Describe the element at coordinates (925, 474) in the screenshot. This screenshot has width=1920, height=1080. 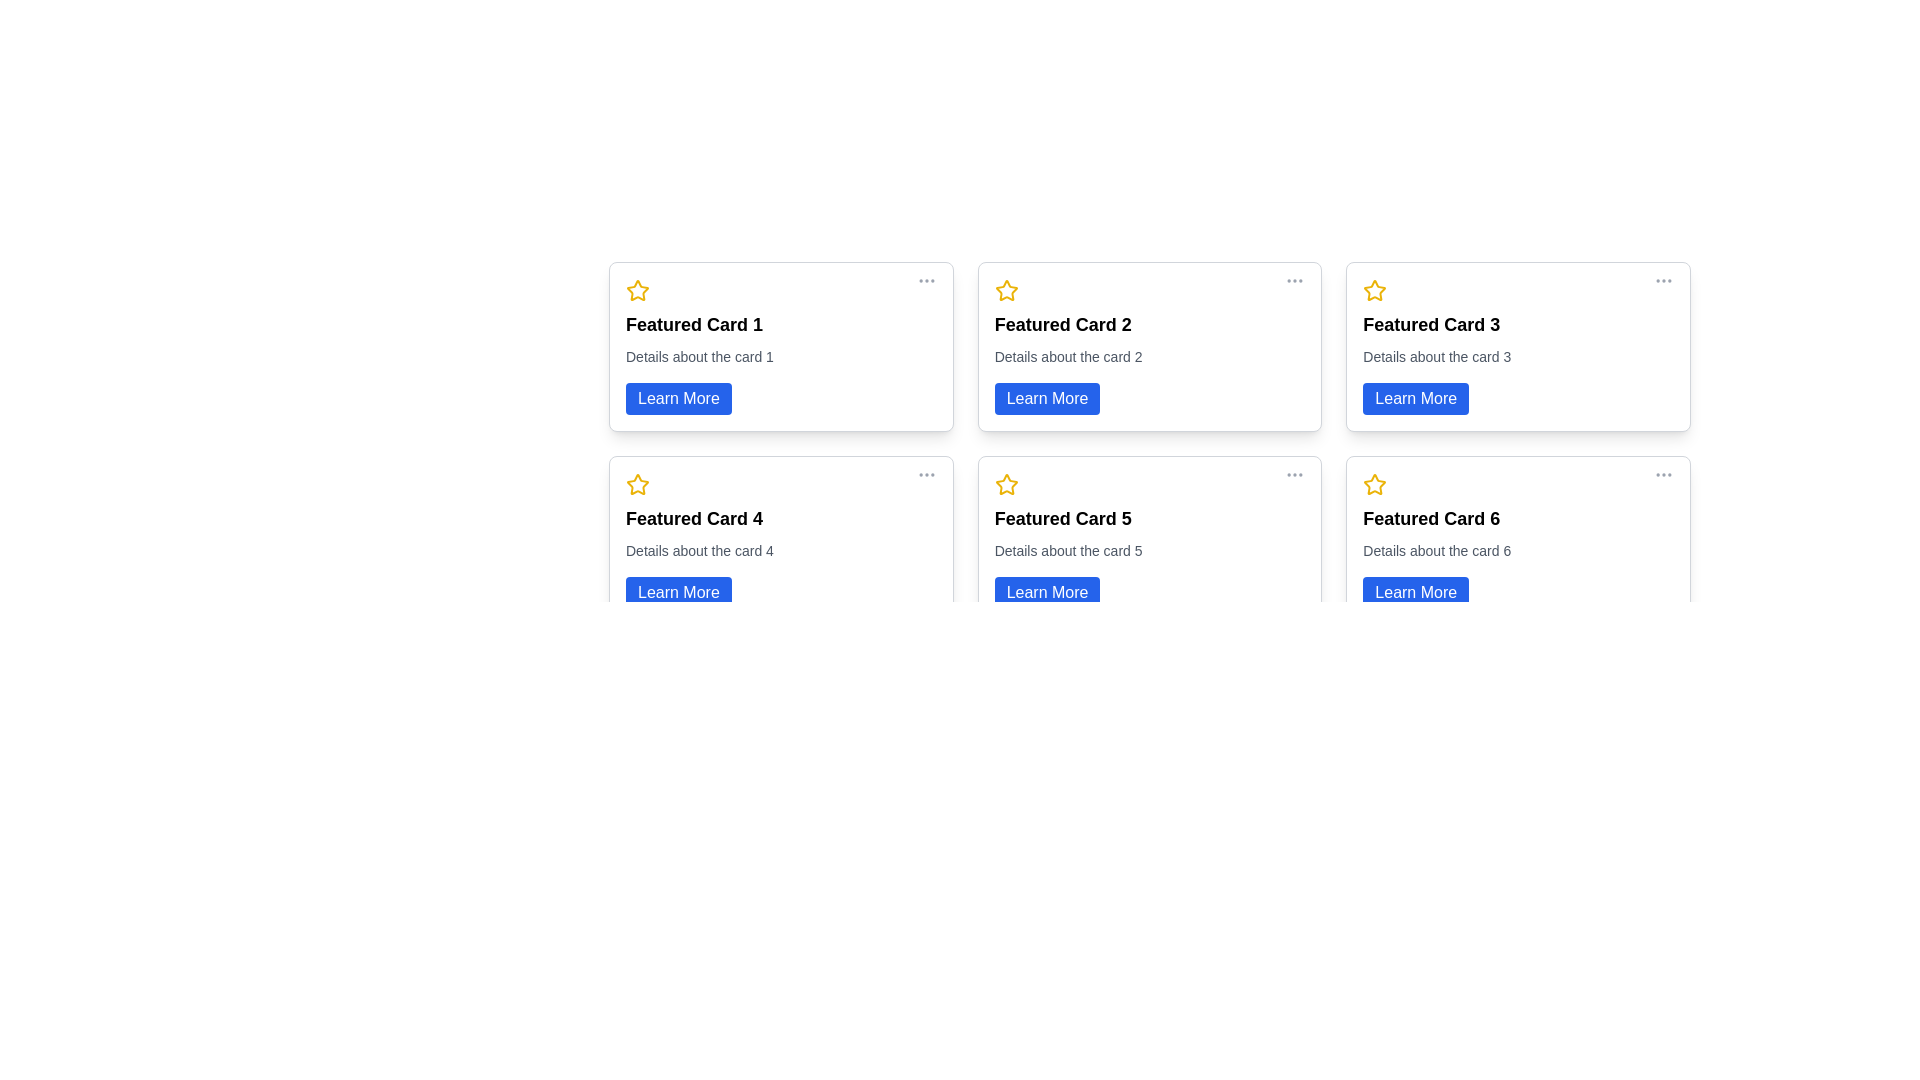
I see `the ellipsis icon in the top-right corner of the 'Featured Card 4' to change its color` at that location.